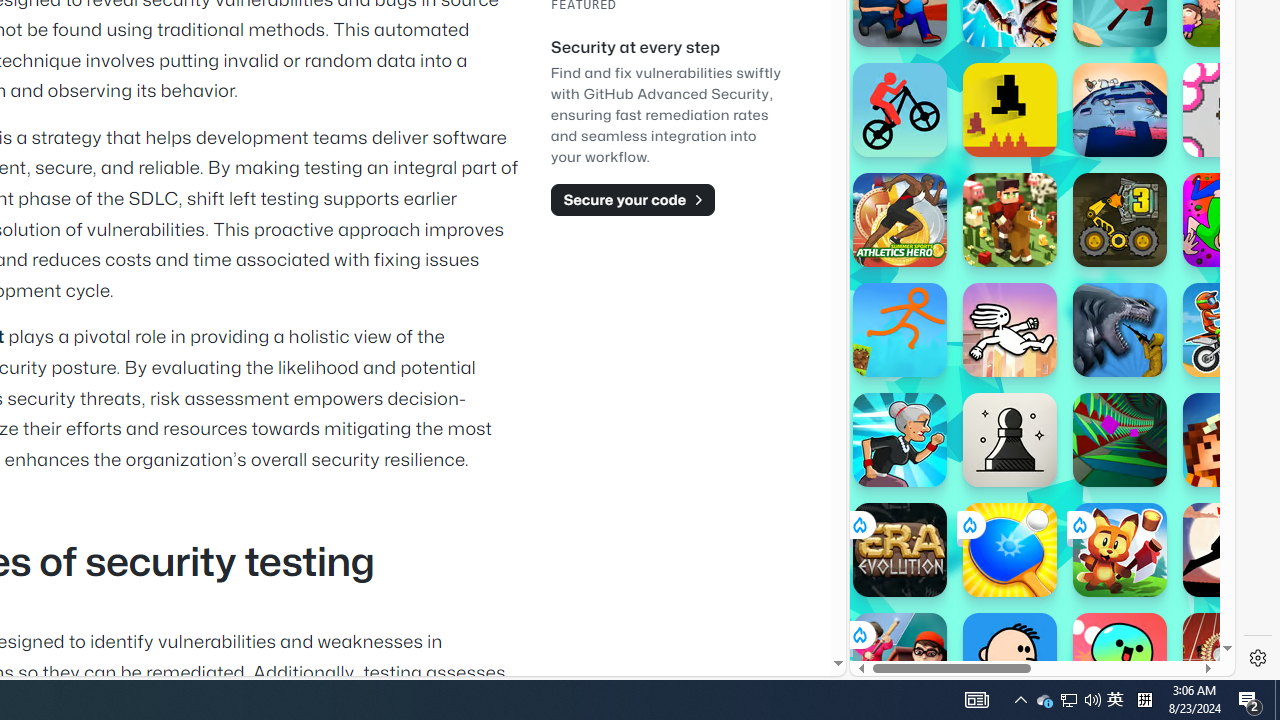 The width and height of the screenshot is (1280, 720). Describe the element at coordinates (1092, 337) in the screenshot. I see `'poki.com'` at that location.